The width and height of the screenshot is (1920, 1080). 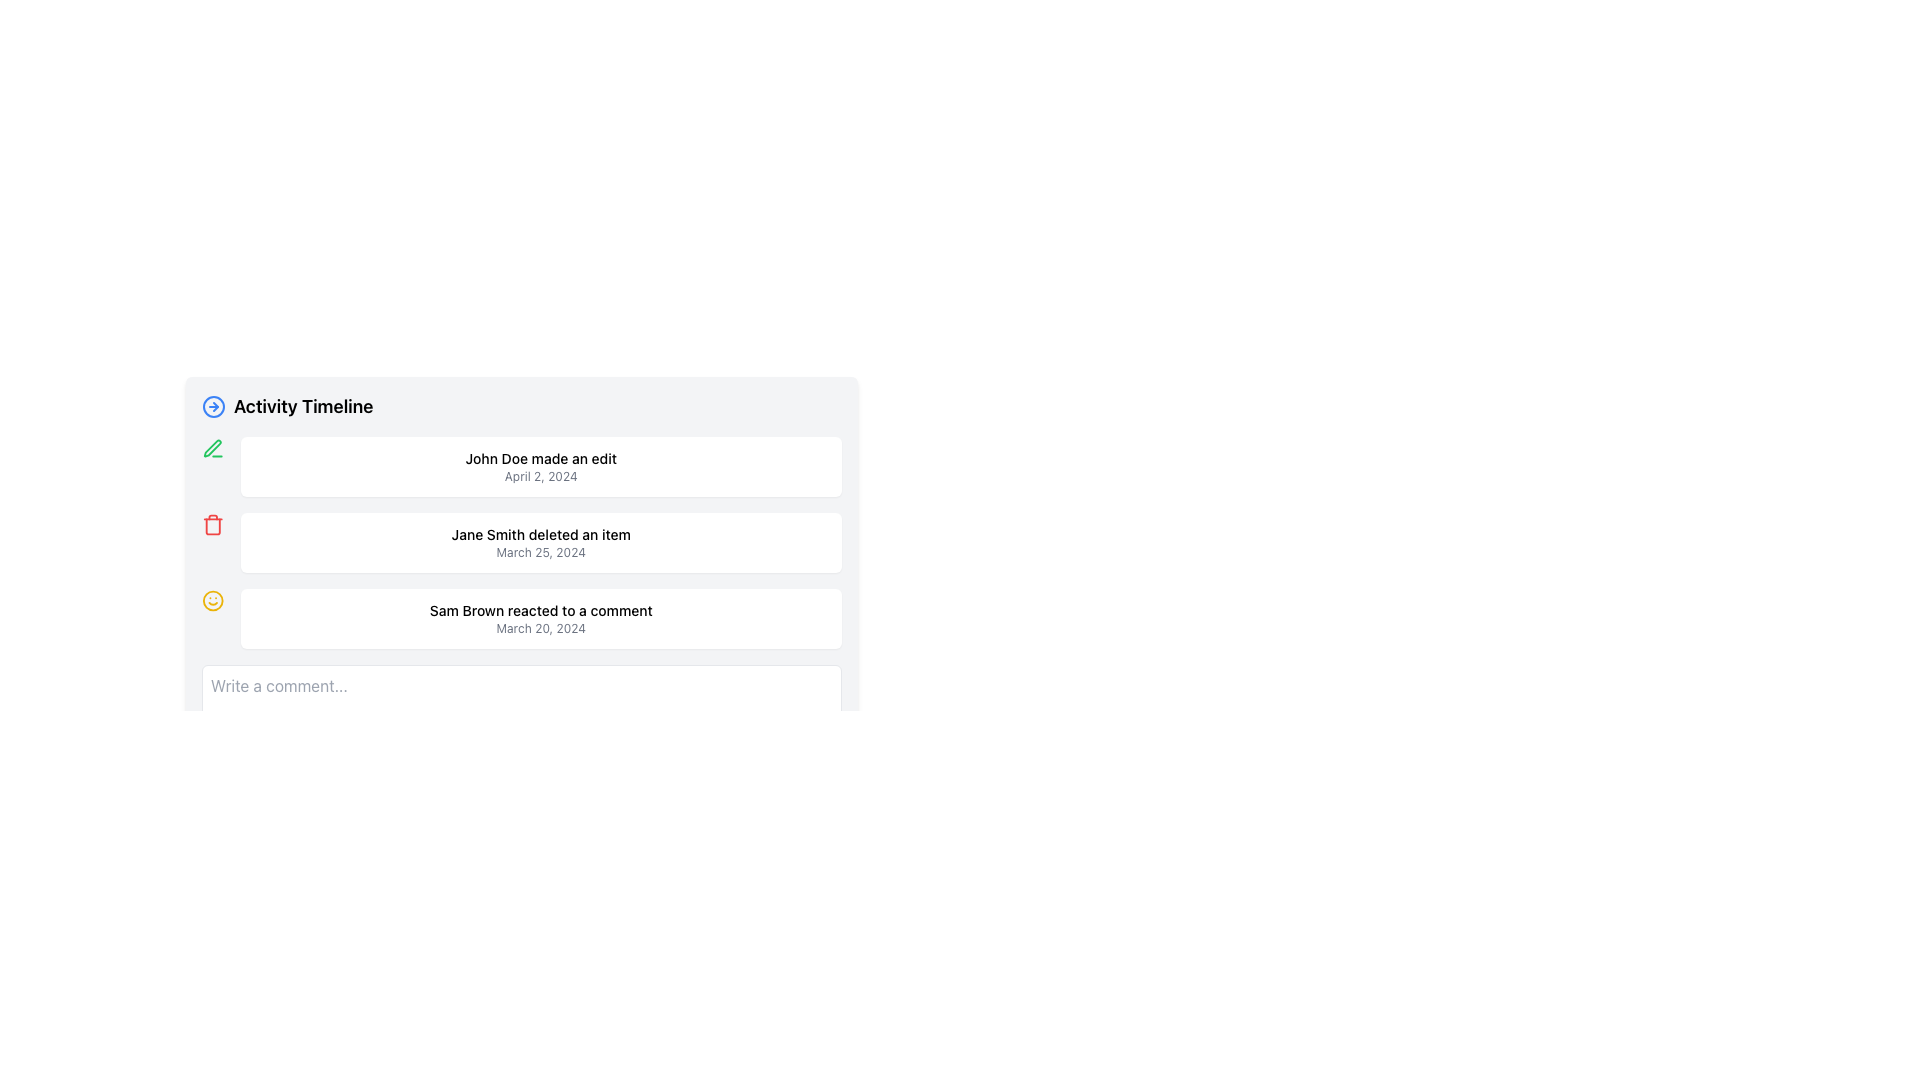 I want to click on the notification about the deletion action taken by Jane Smith, which is positioned in the vertical timeline between other notifications, so click(x=541, y=543).